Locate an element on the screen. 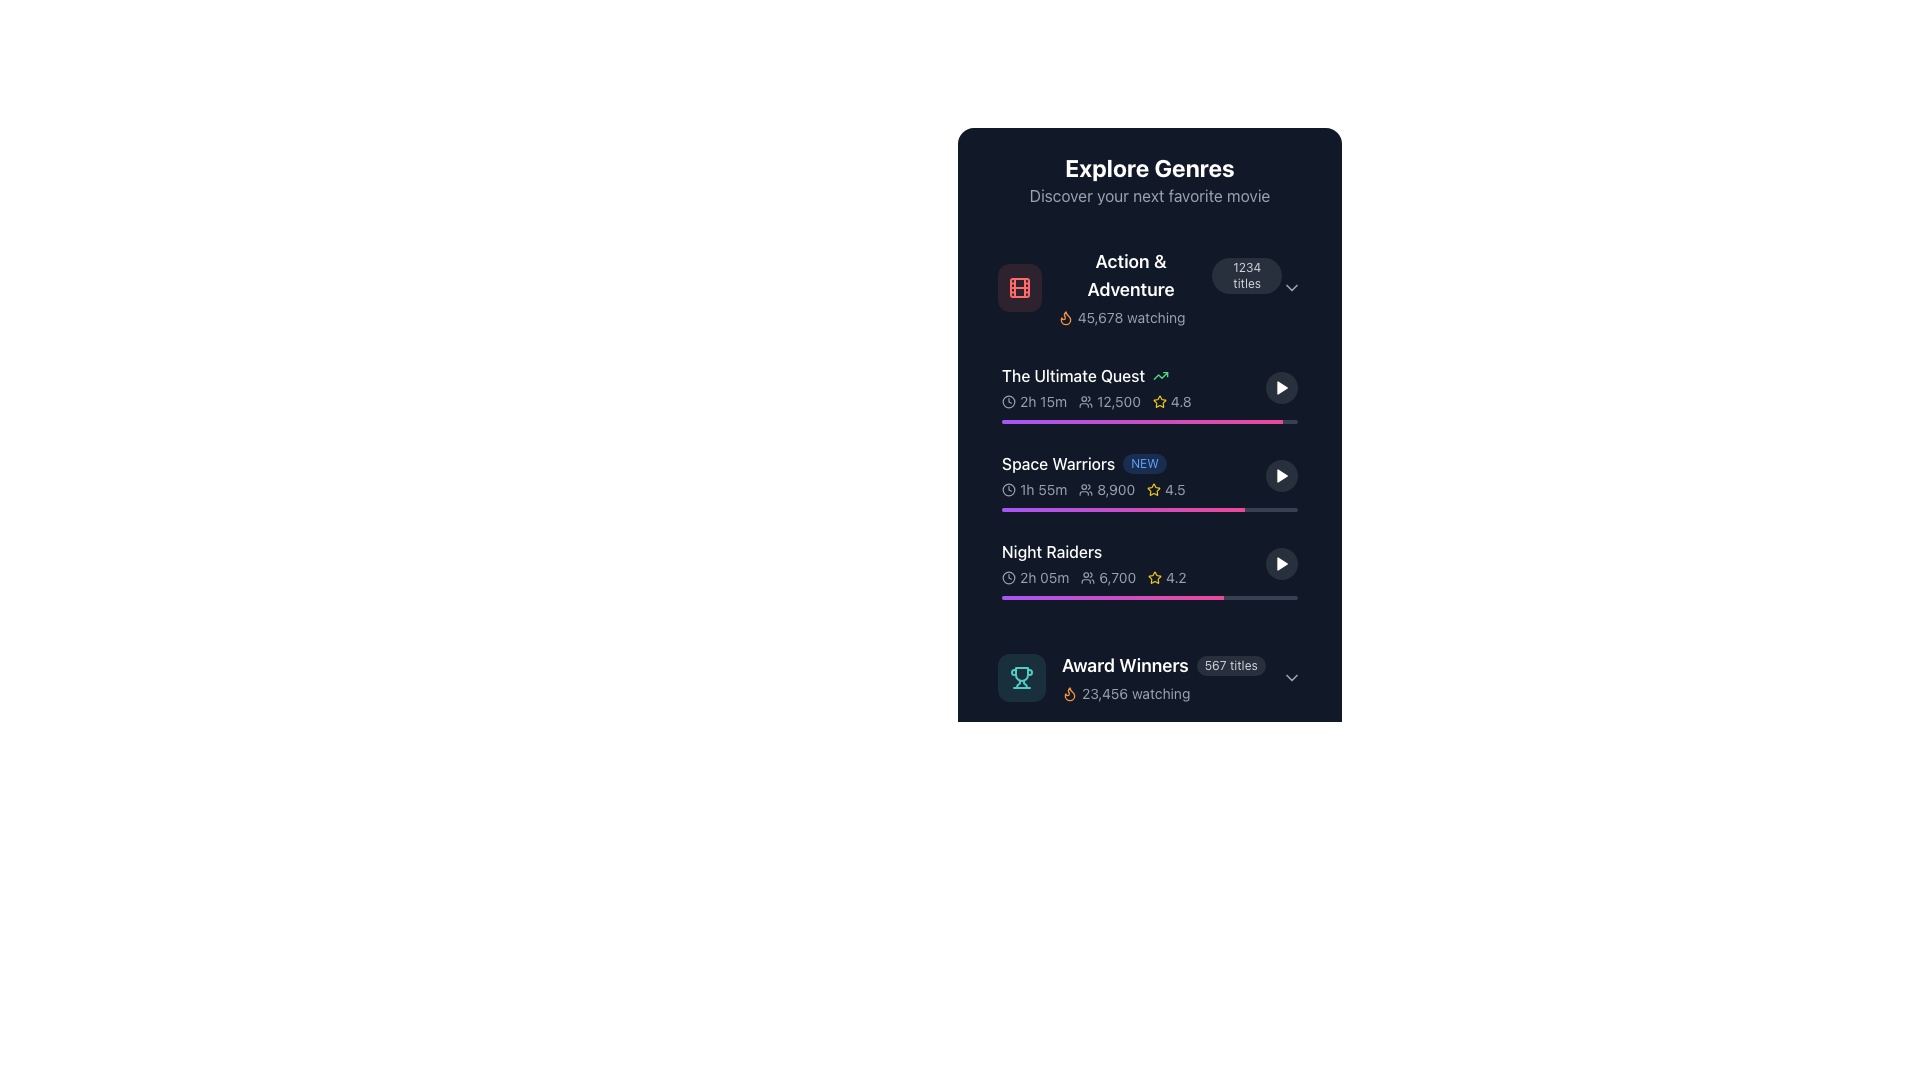 The image size is (1920, 1080). the circular play button with a semi-transparent dark background located to the far right of the 'Space Warriors' listing is located at coordinates (1281, 475).